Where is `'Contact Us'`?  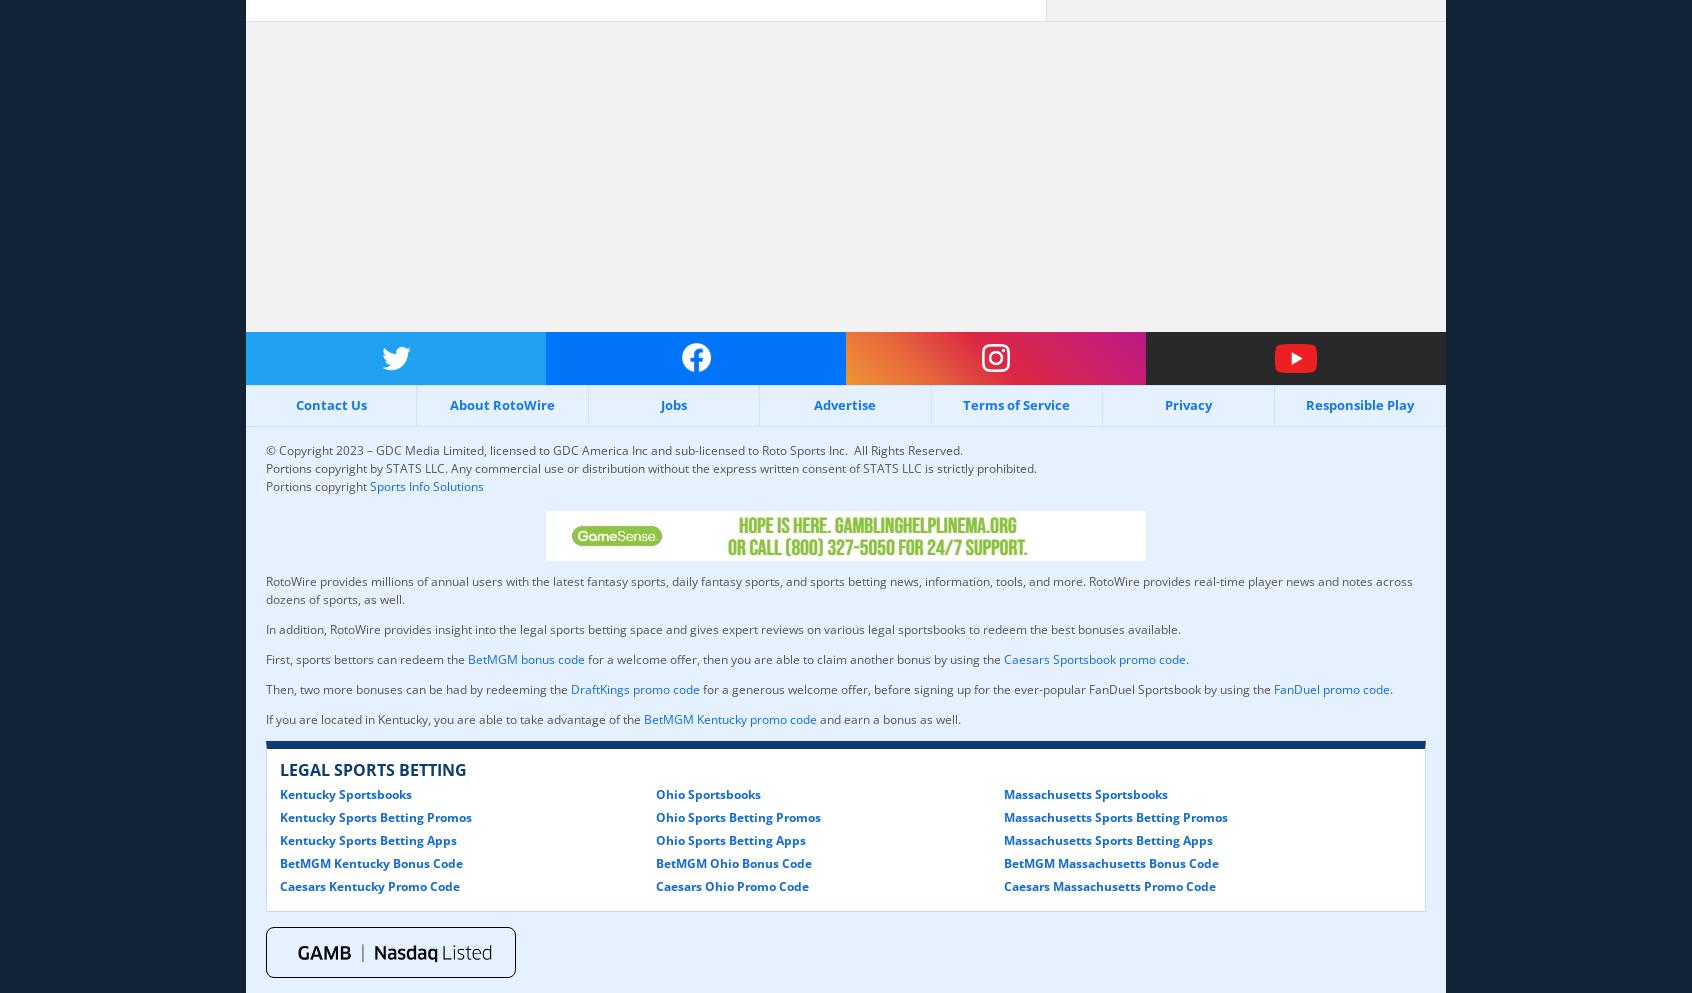
'Contact Us' is located at coordinates (293, 404).